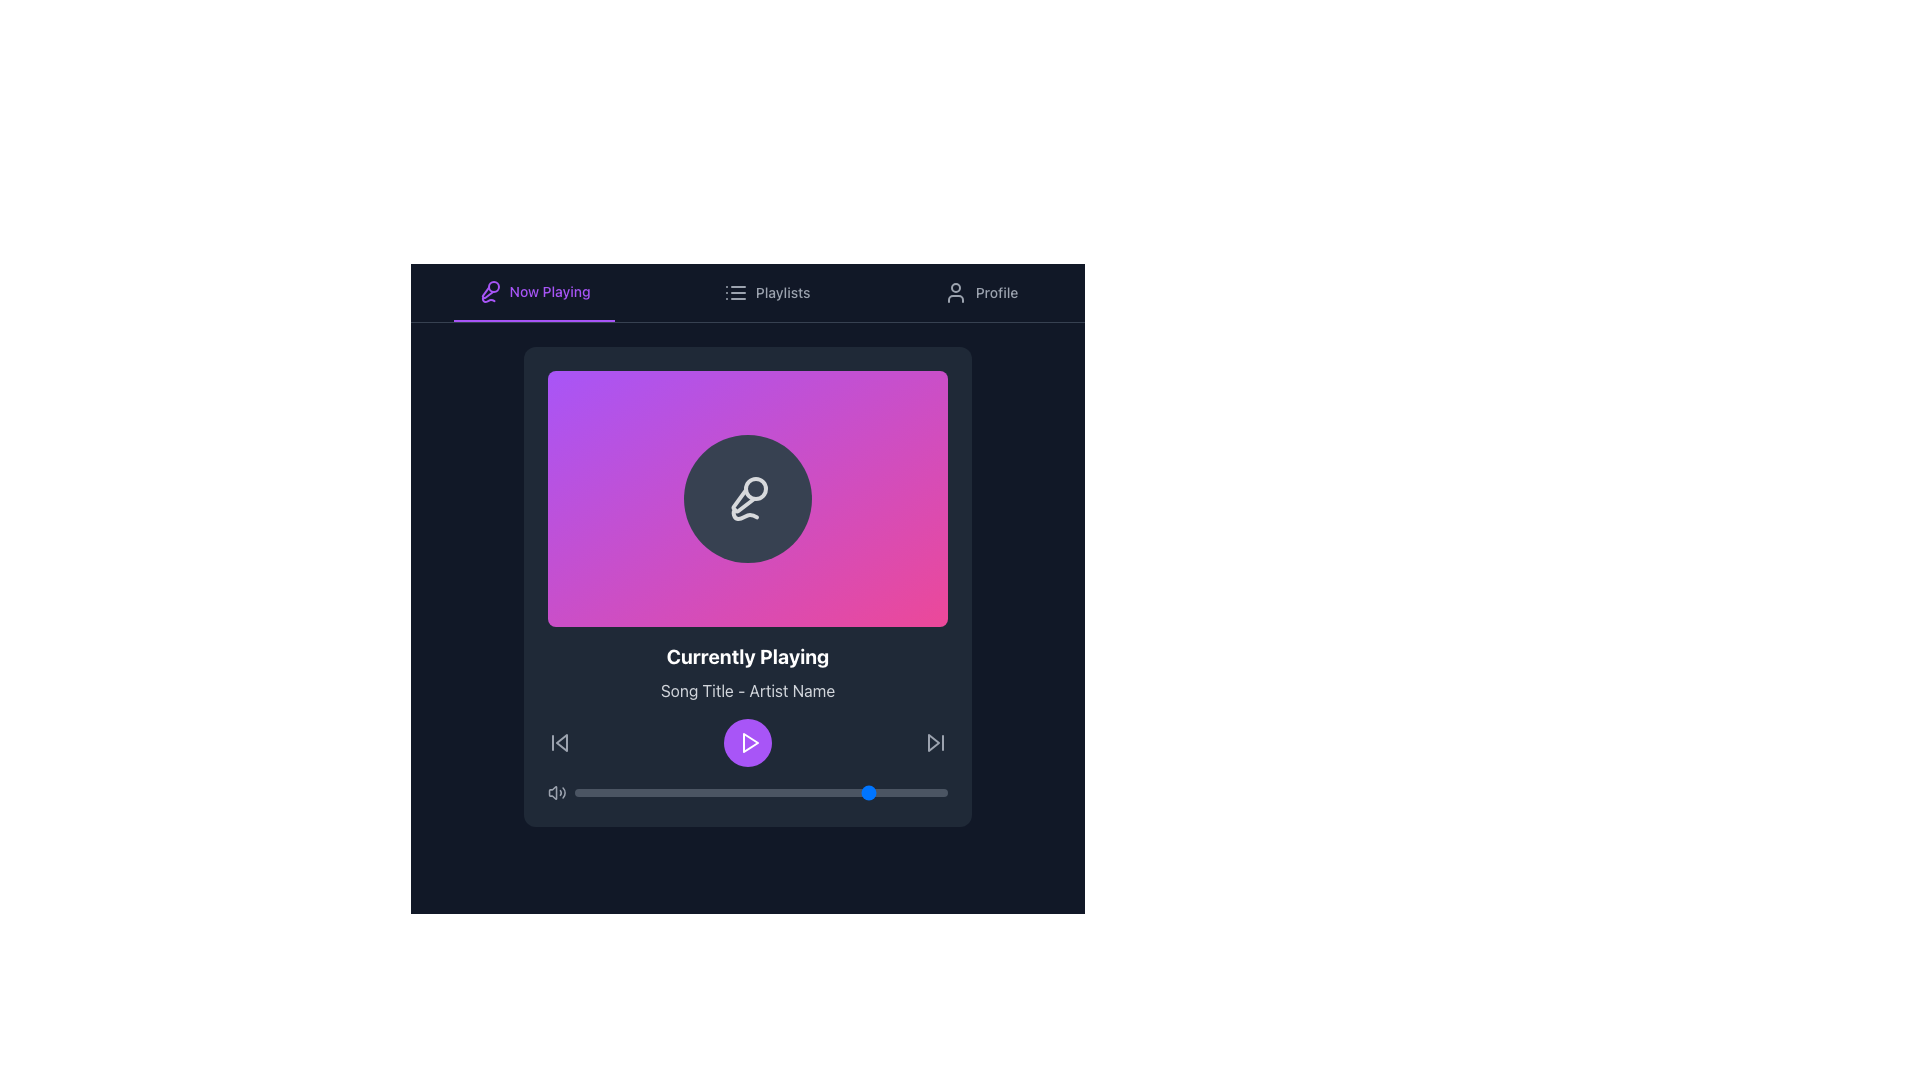  I want to click on the skip button located at the bottom-right corner of the 'Currently Playing' card, so click(935, 743).